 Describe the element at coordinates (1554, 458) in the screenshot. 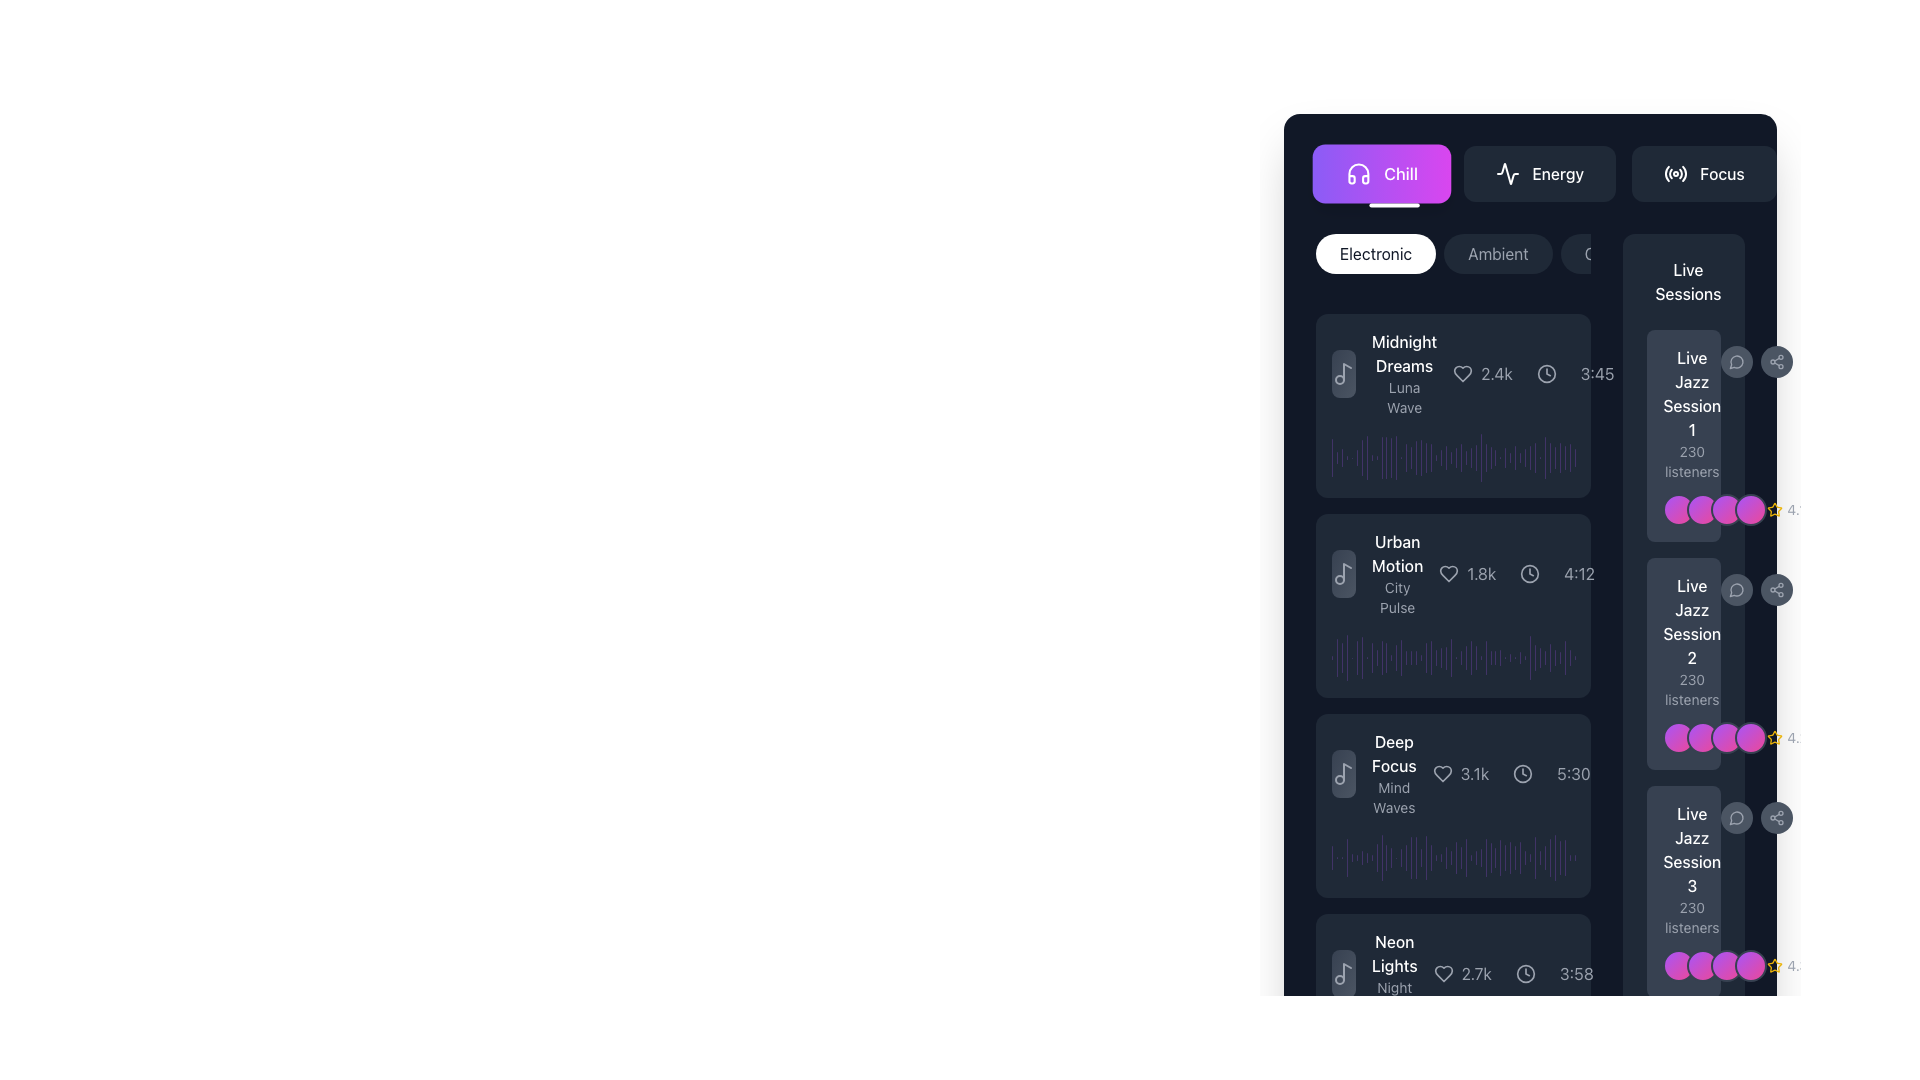

I see `properties of the 44th progress indicator bar located under the 'Live Sessions' section, which visually represents data or progress` at that location.